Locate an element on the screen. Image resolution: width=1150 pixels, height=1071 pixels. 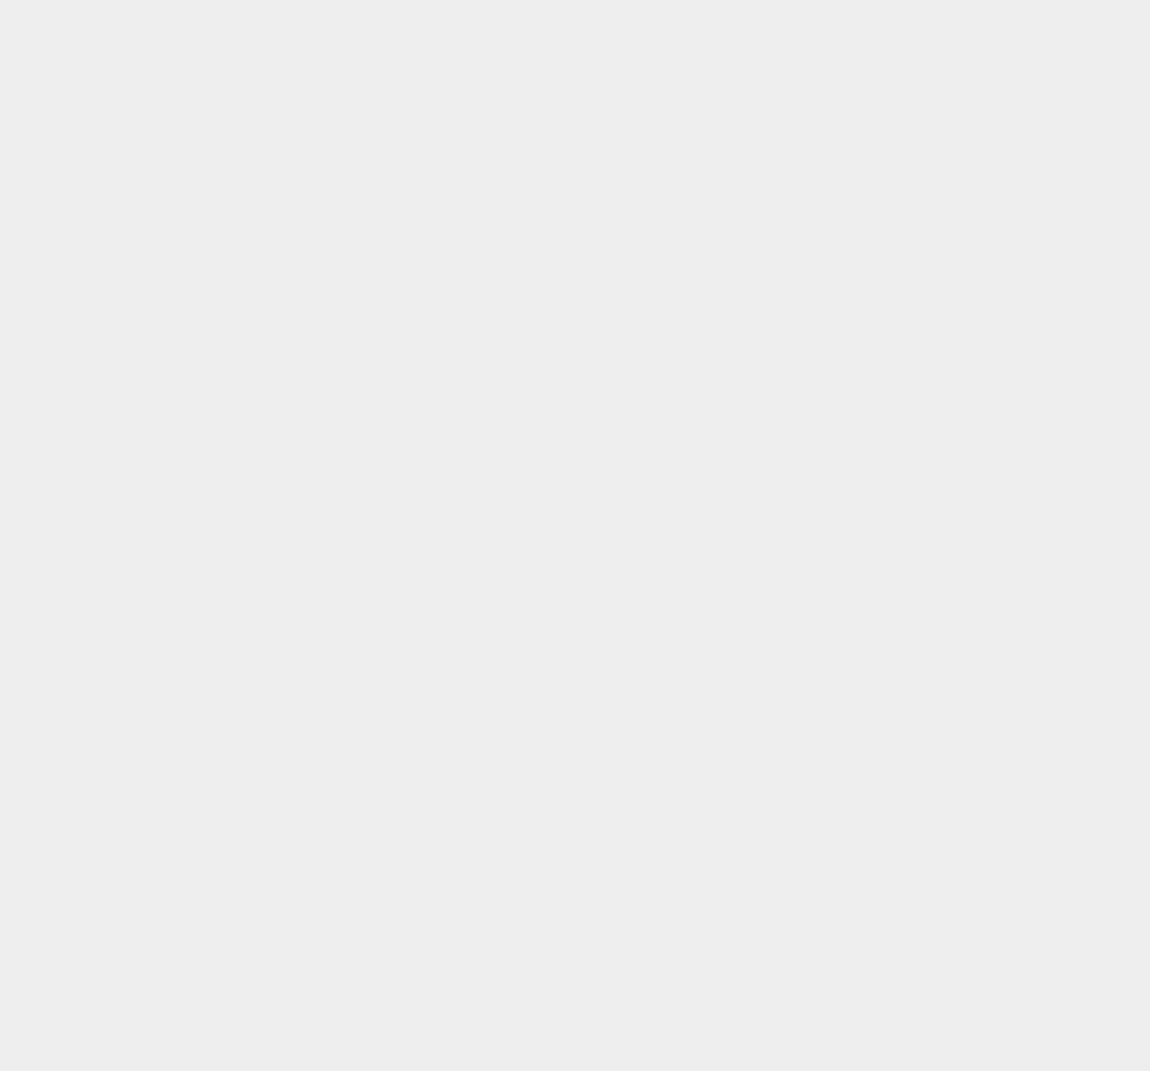
'Search Engine' is located at coordinates (812, 241).